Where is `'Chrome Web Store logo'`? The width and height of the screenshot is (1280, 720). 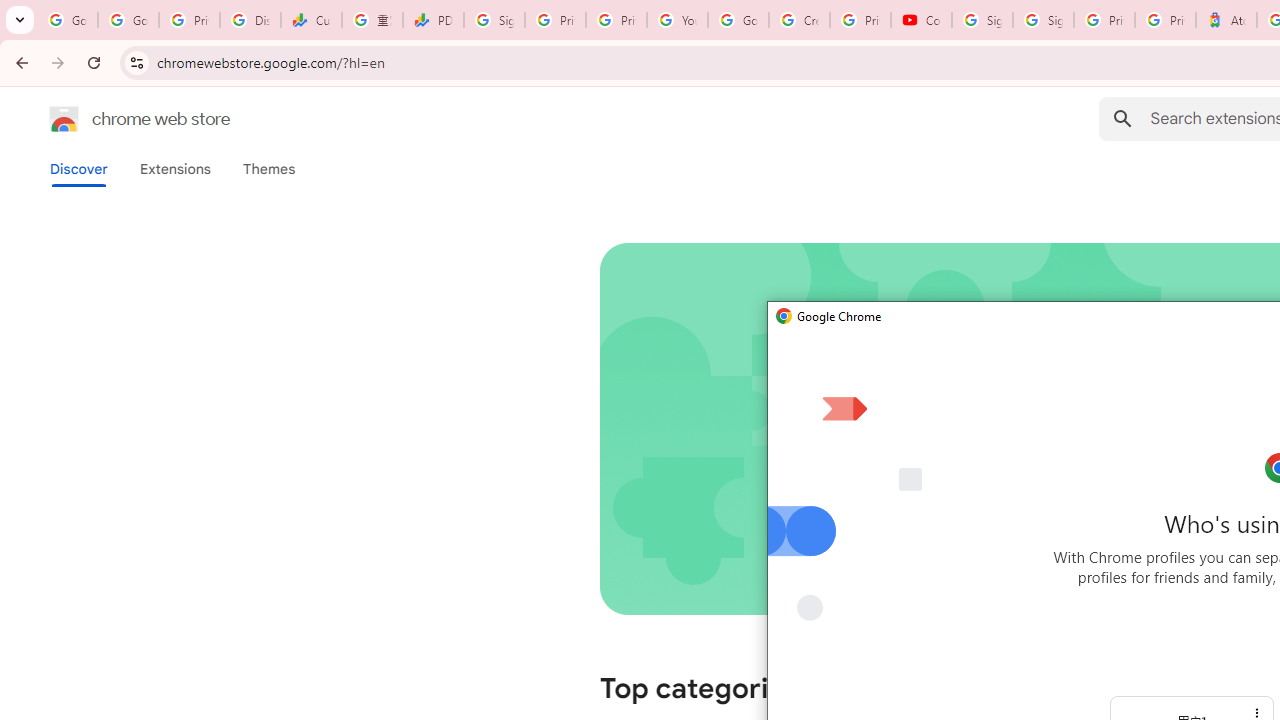
'Chrome Web Store logo' is located at coordinates (64, 119).